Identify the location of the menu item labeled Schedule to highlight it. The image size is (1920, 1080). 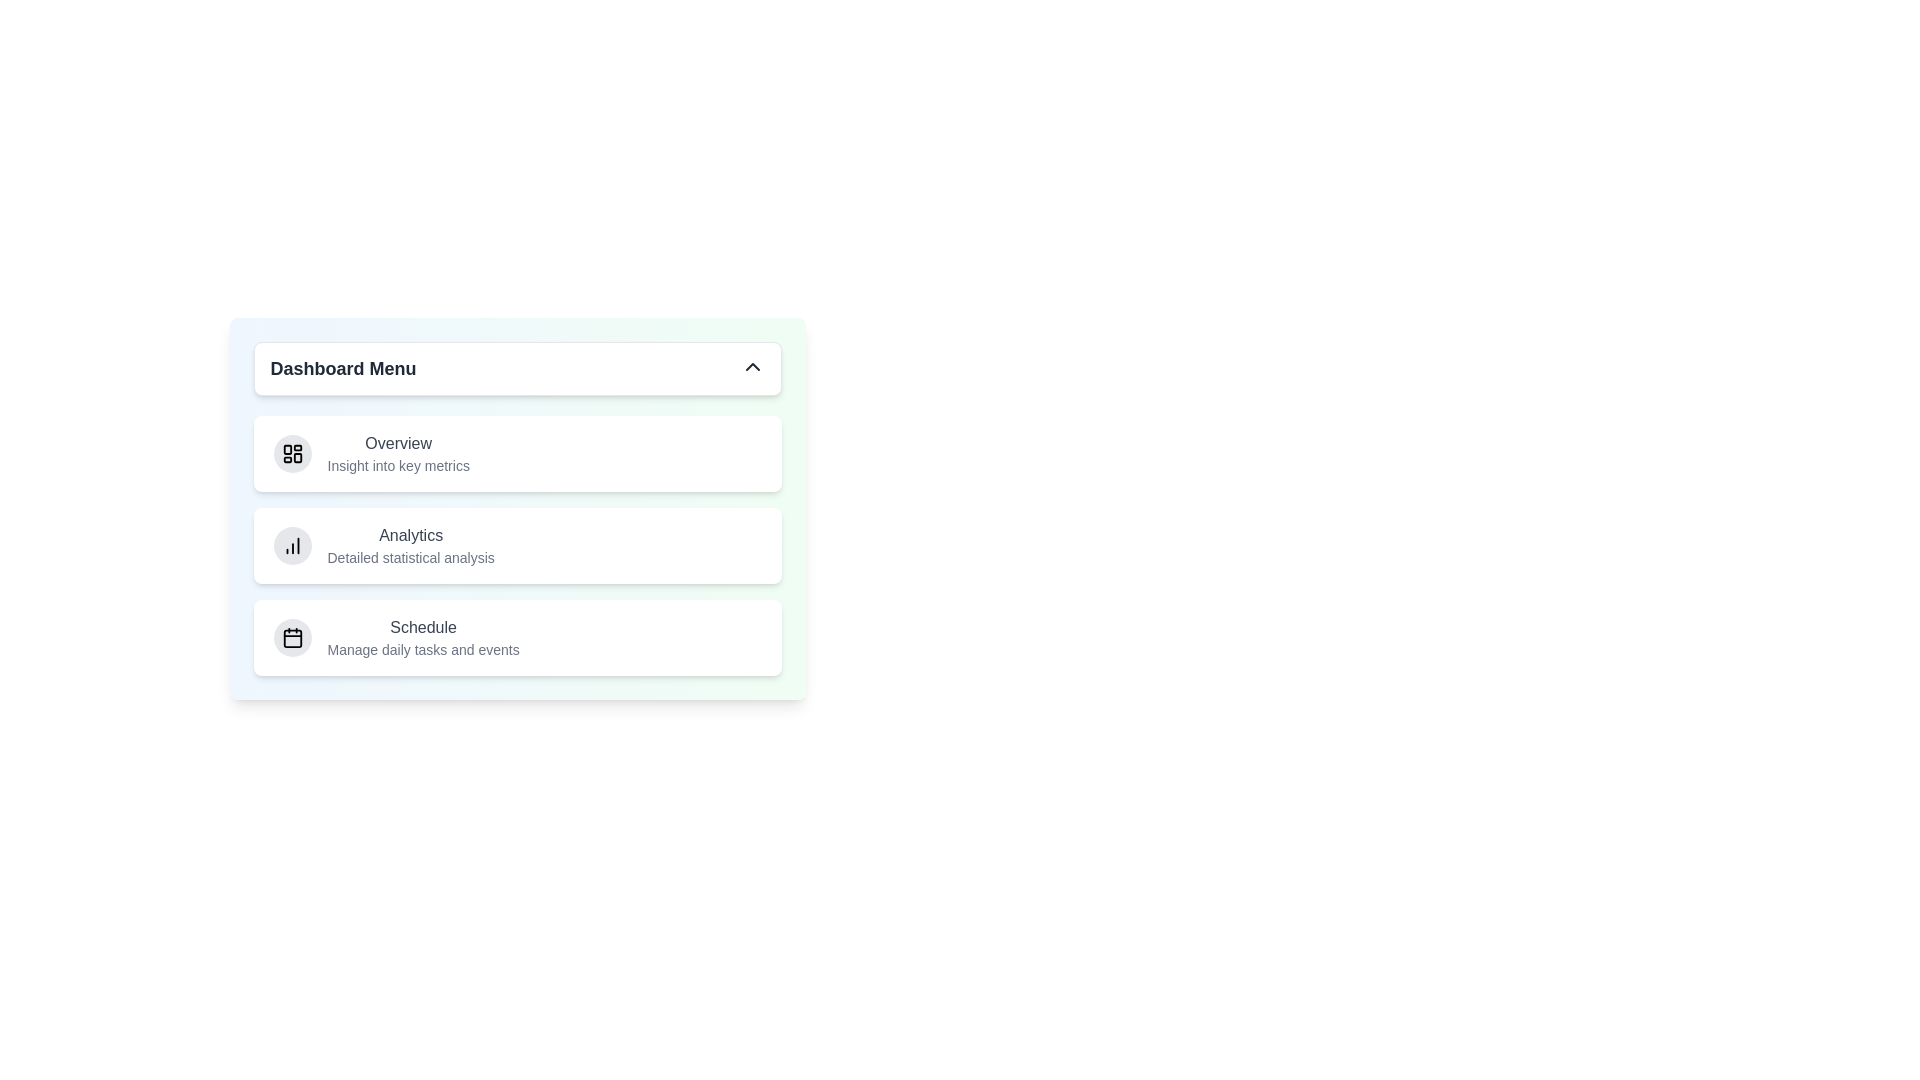
(421, 627).